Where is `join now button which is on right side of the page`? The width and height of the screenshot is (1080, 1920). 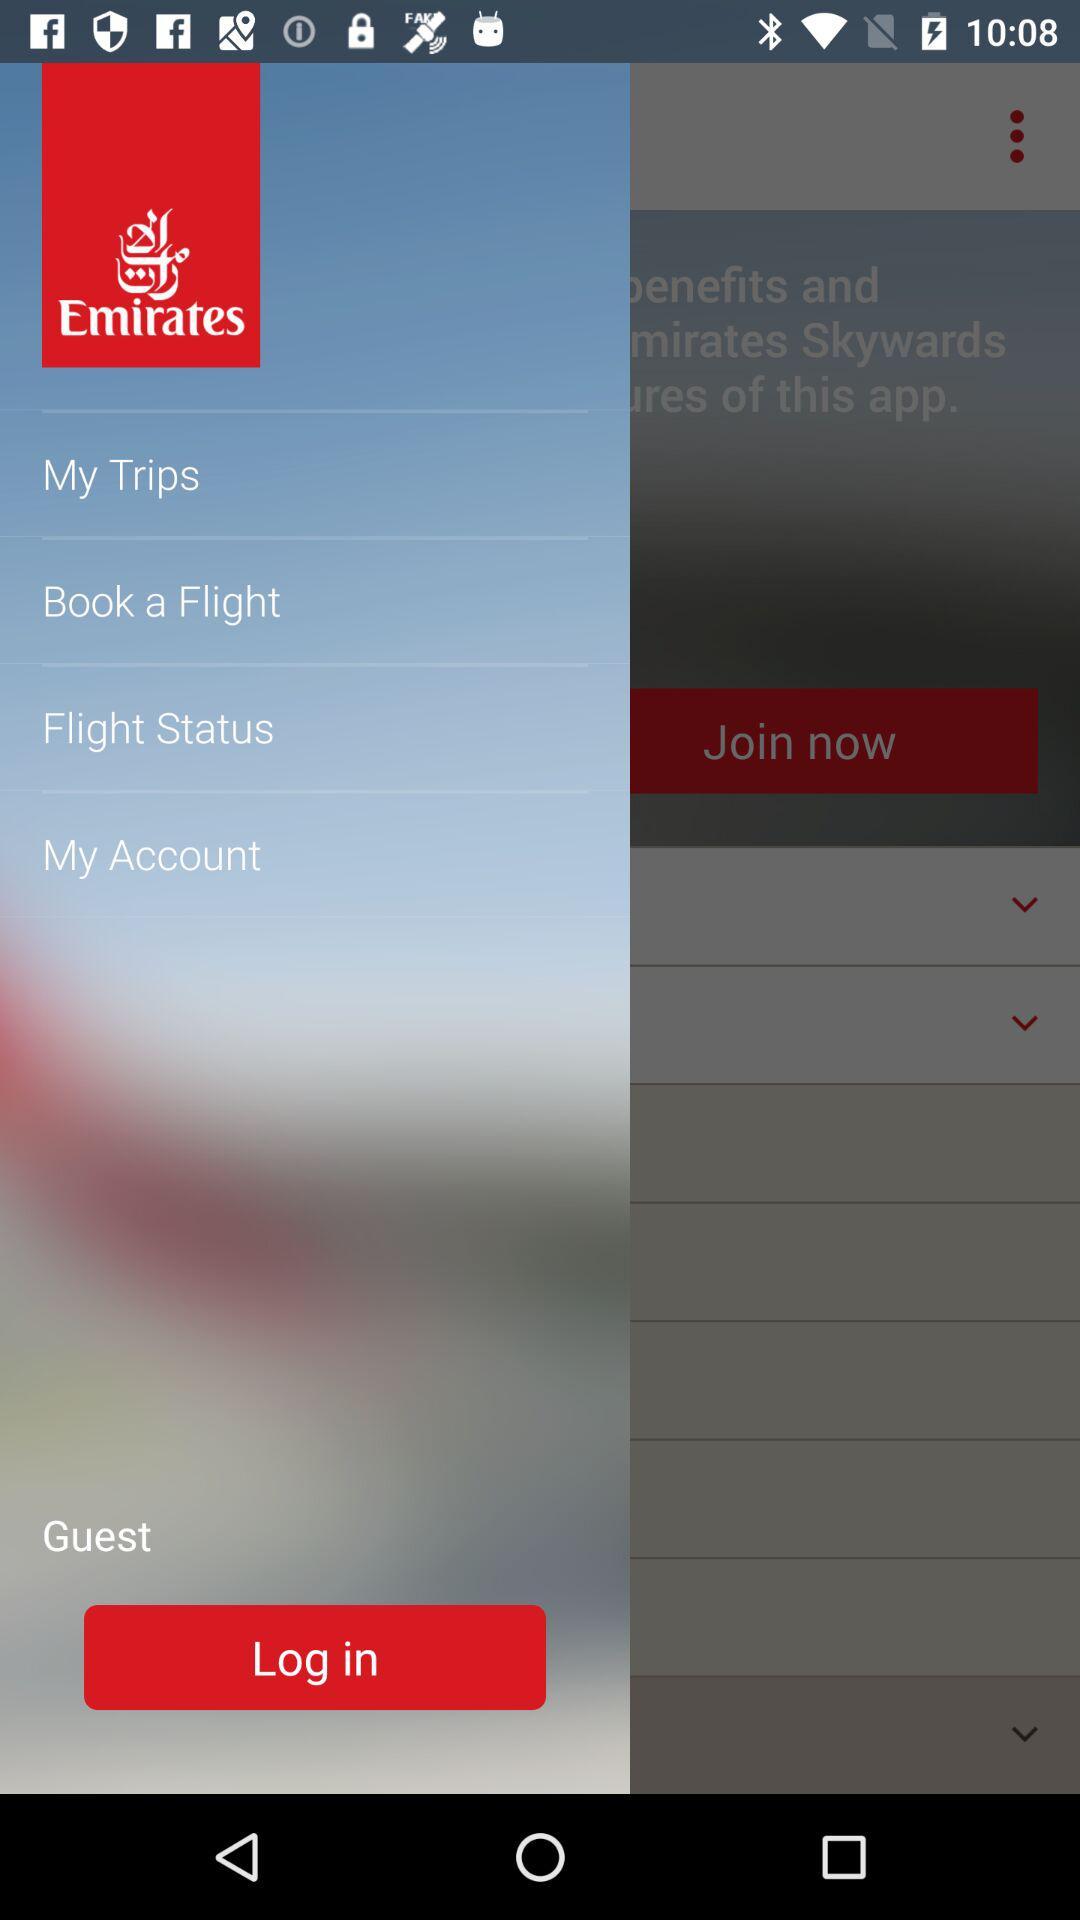 join now button which is on right side of the page is located at coordinates (798, 740).